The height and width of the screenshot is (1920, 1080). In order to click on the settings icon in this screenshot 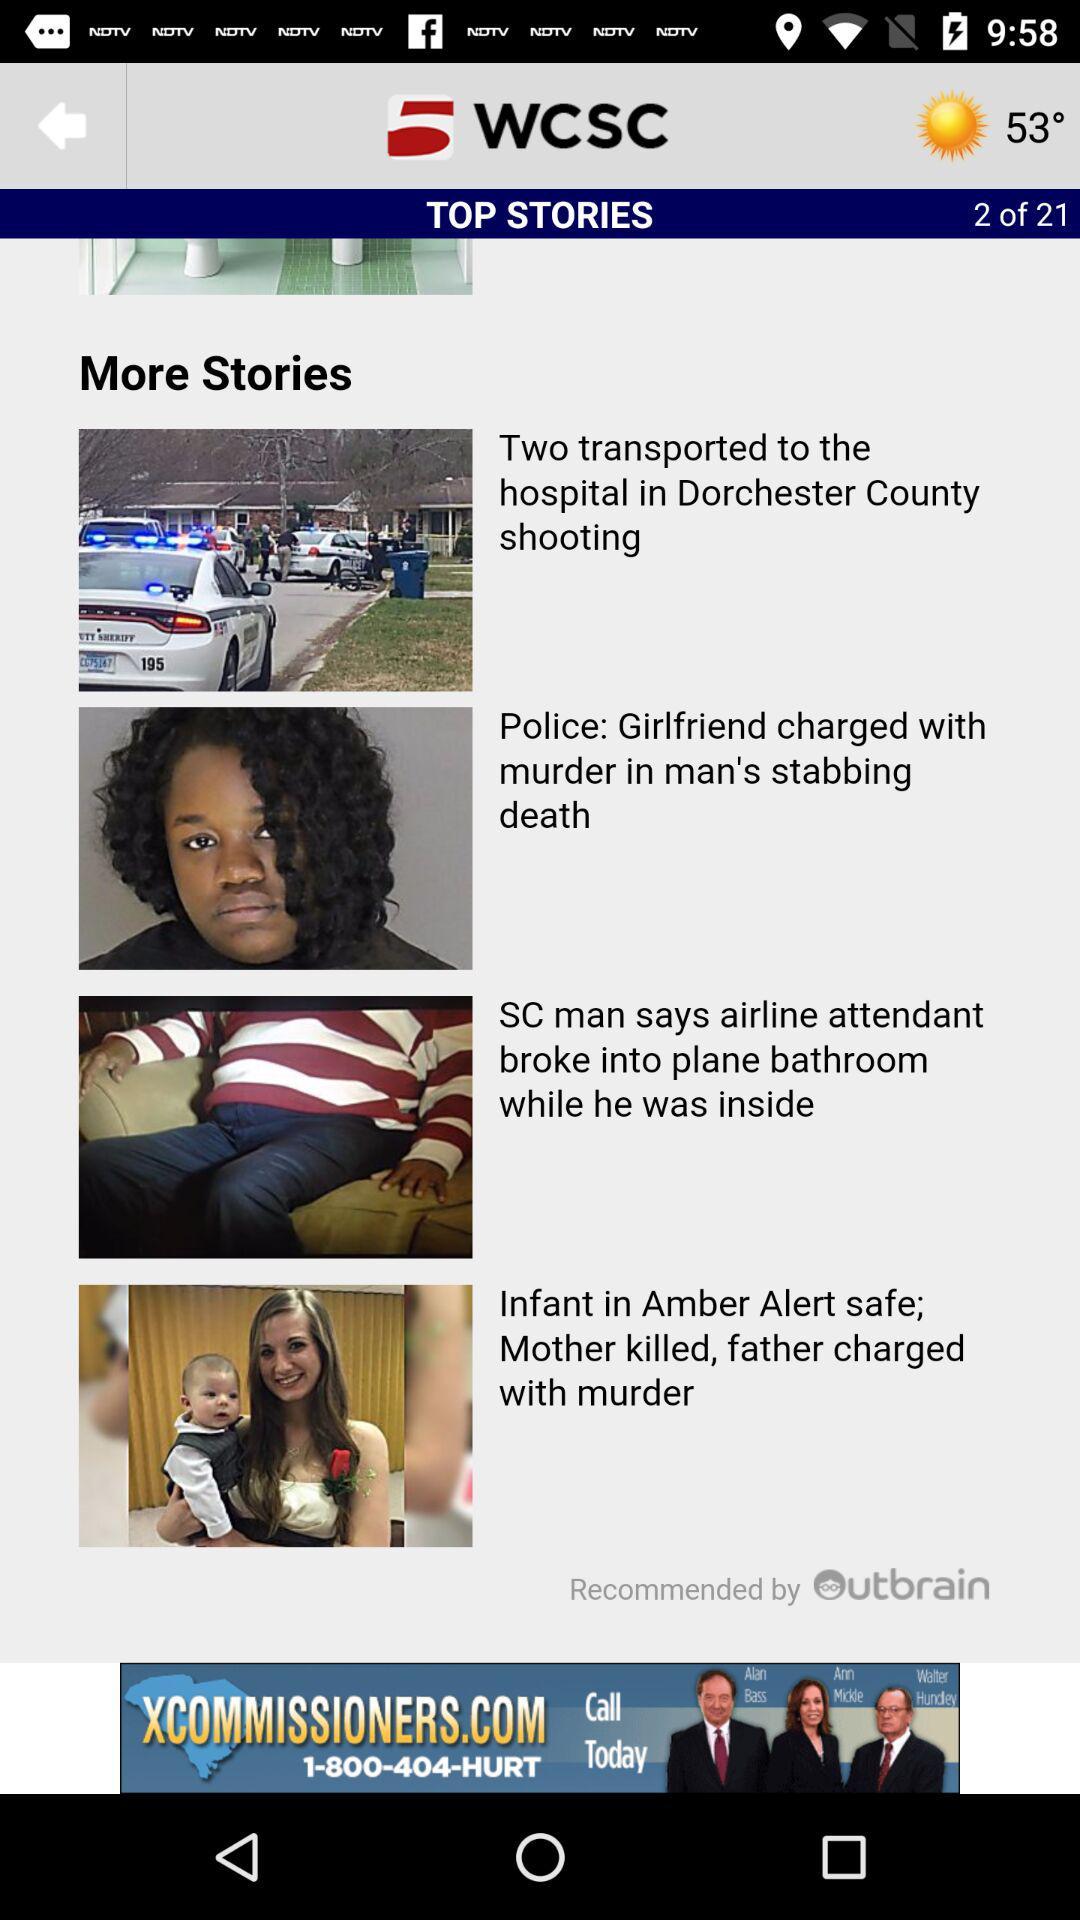, I will do `click(988, 124)`.